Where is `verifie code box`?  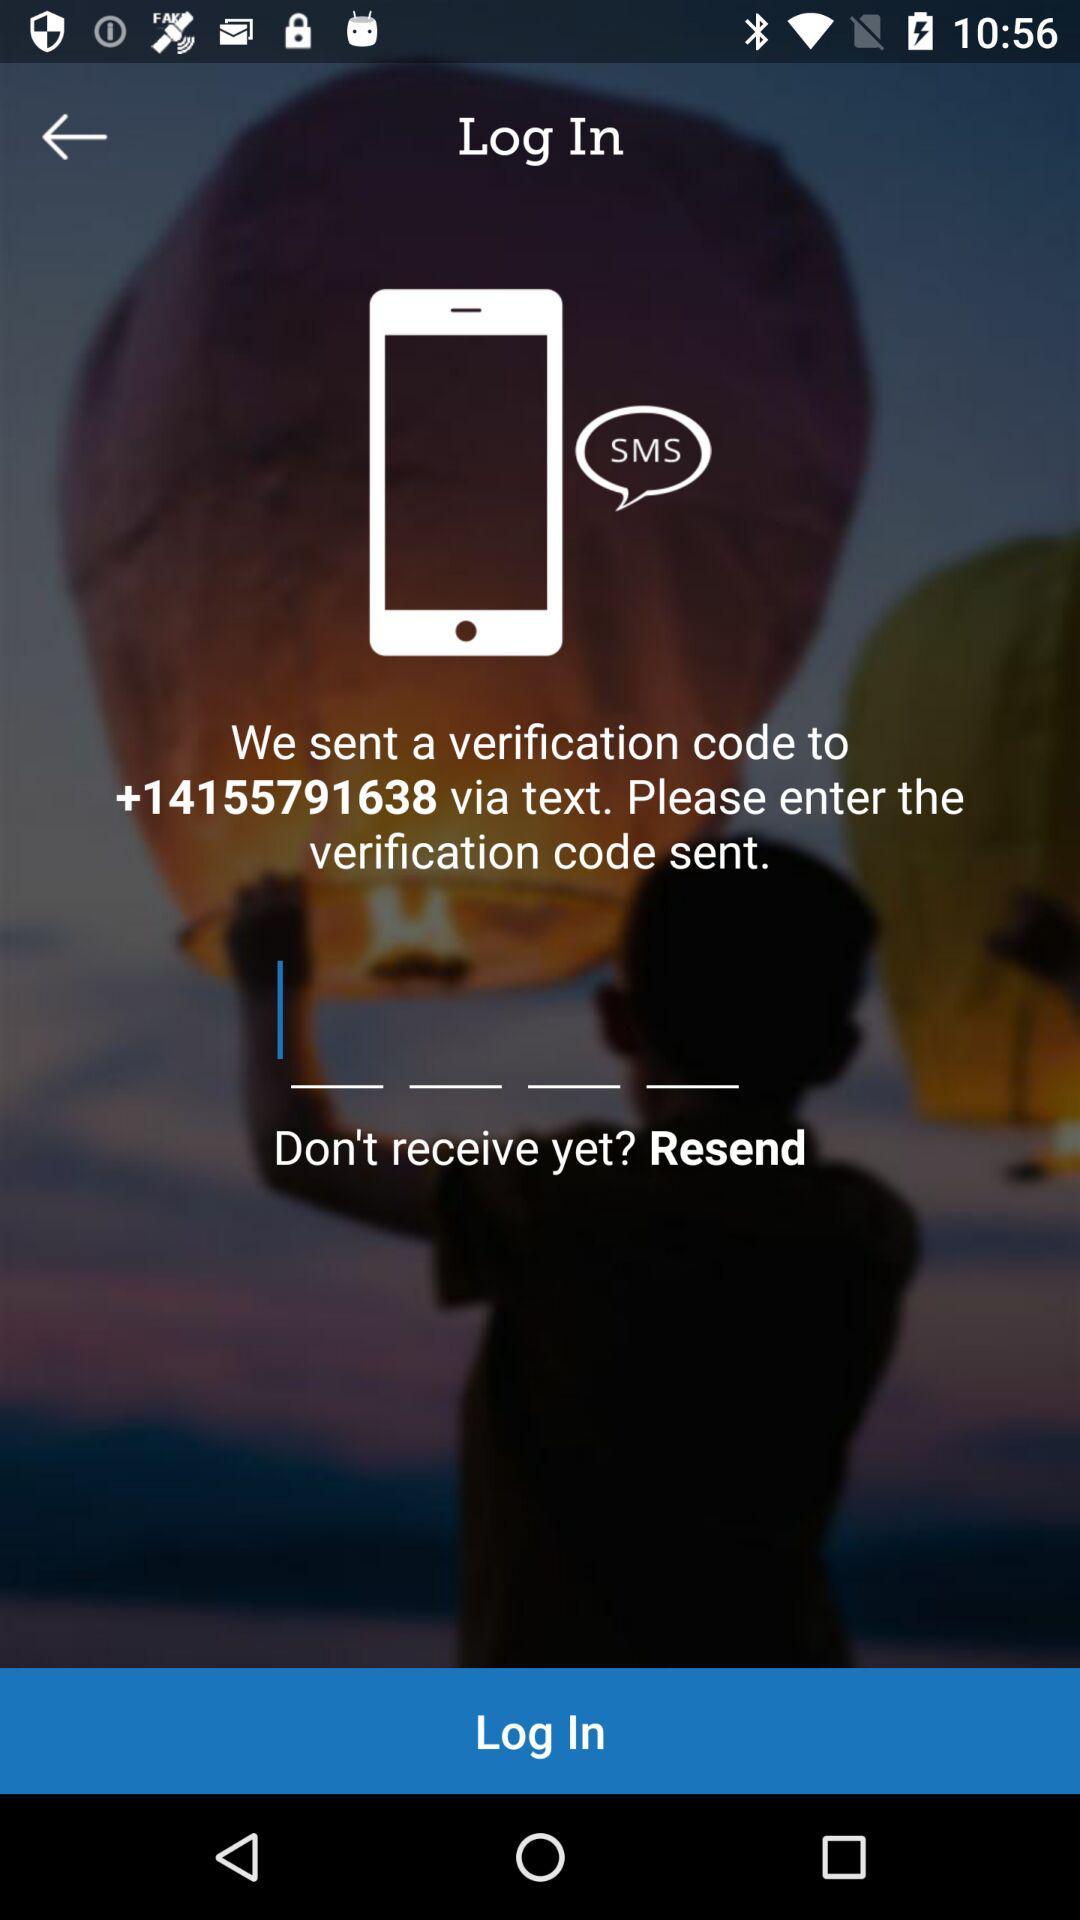 verifie code box is located at coordinates (540, 1009).